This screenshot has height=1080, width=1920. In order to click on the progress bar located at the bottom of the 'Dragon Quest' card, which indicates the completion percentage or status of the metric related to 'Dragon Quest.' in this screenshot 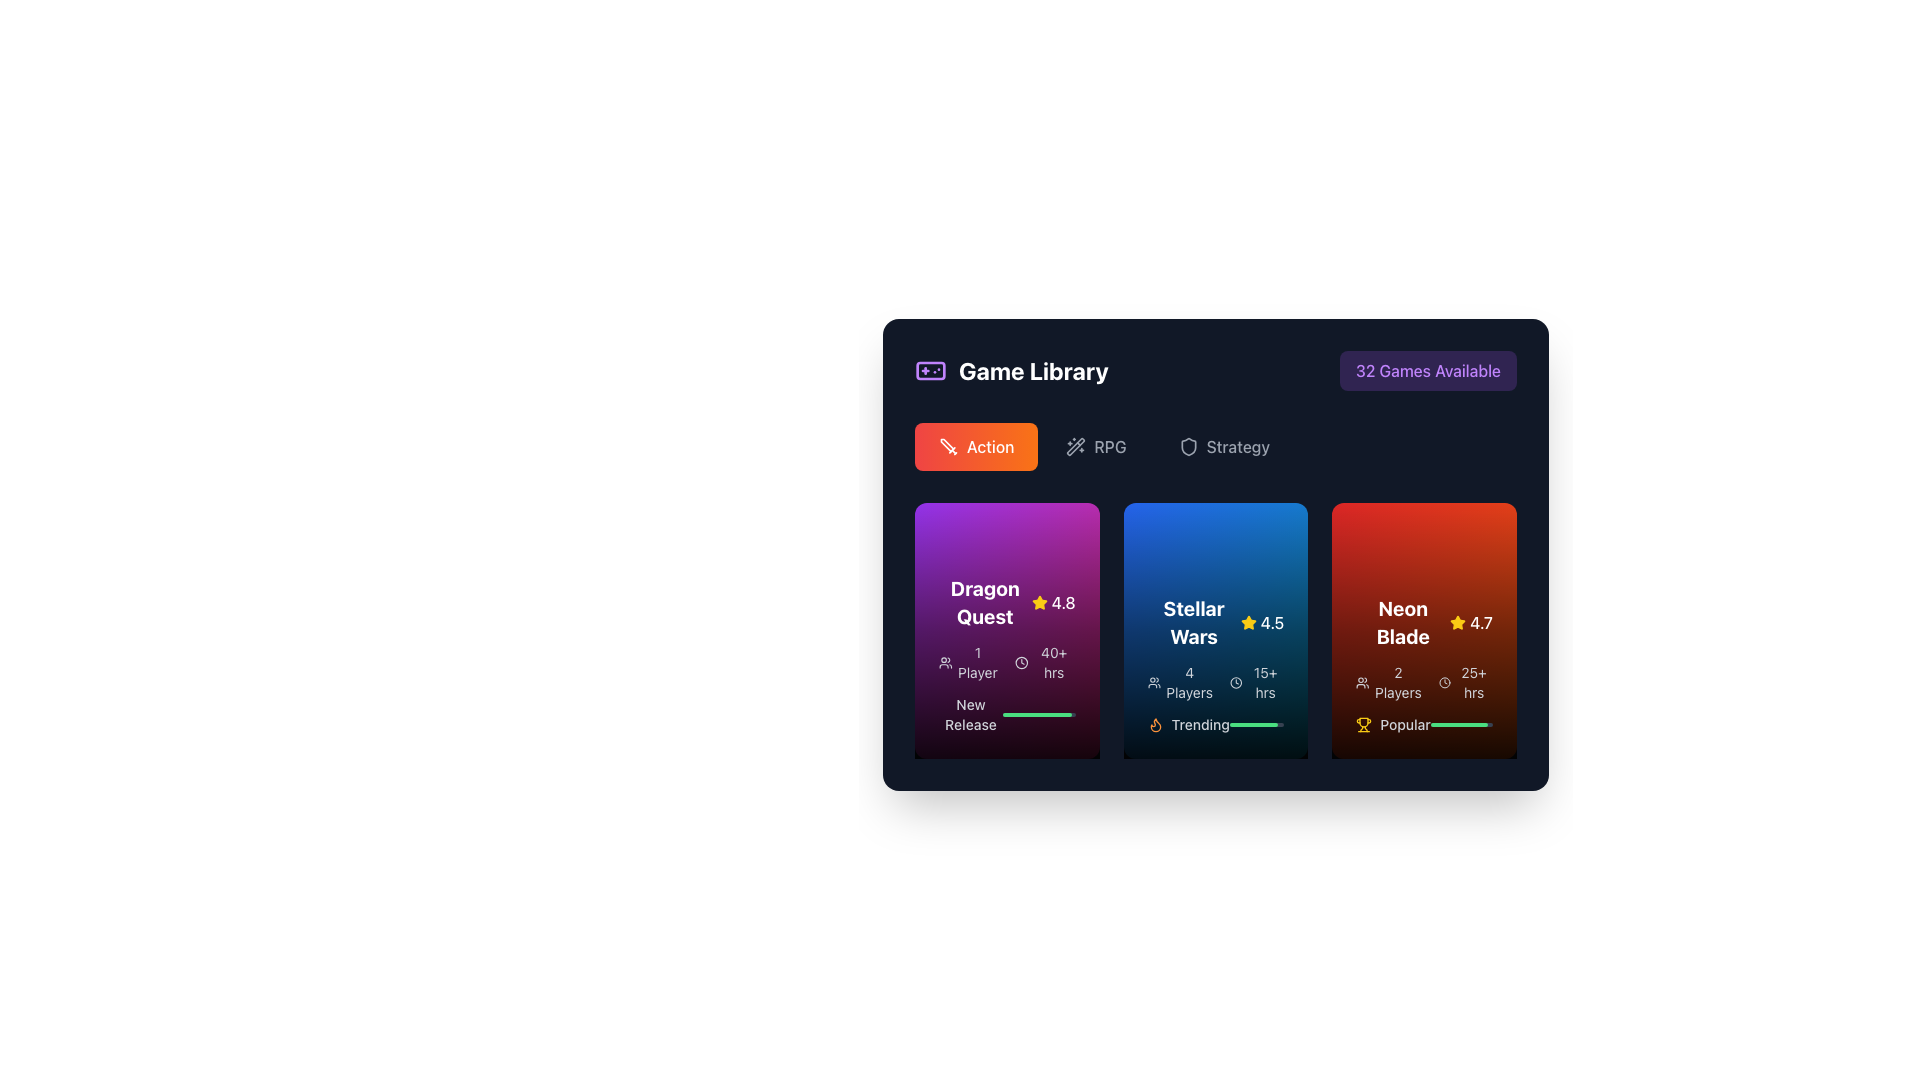, I will do `click(1039, 713)`.